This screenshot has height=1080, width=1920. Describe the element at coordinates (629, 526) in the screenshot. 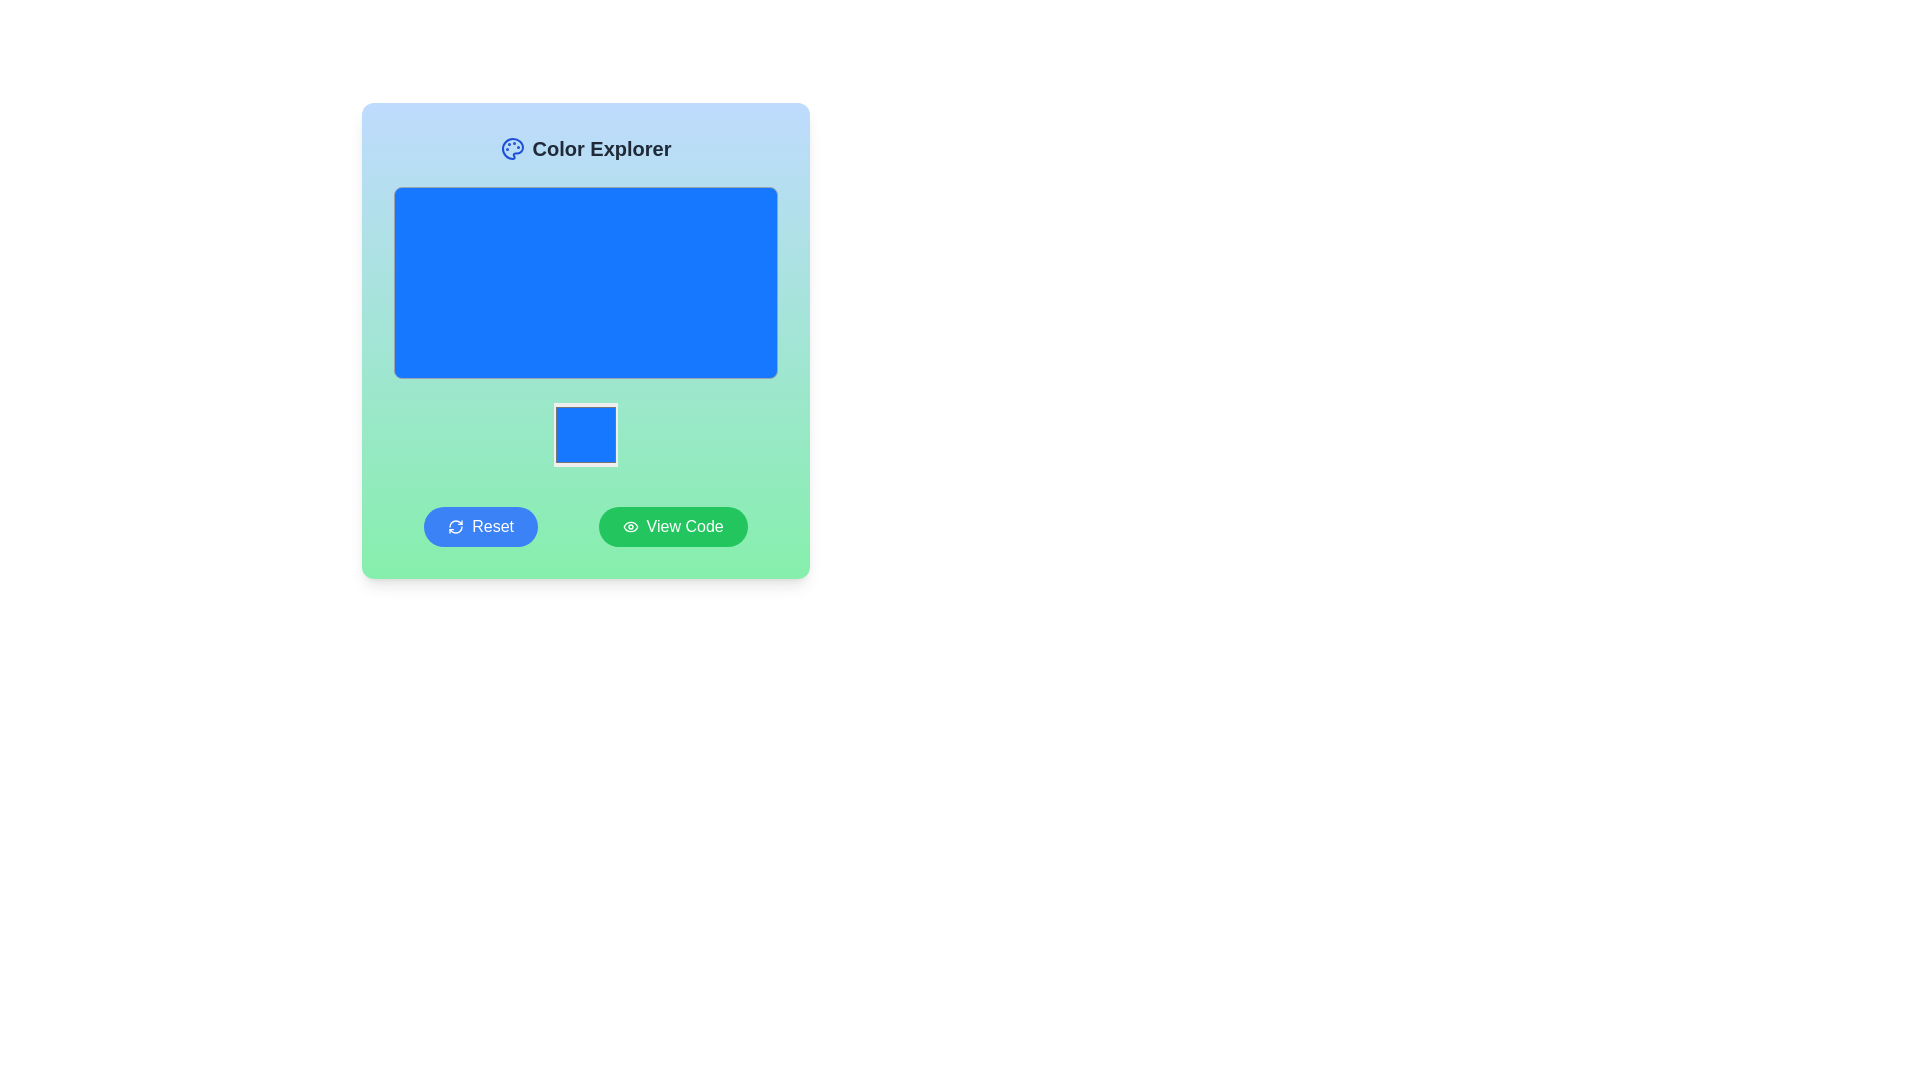

I see `the thin, elliptical ring that forms part of the eye symbol within the SVG graphic in the 'Color Explorer' interface` at that location.